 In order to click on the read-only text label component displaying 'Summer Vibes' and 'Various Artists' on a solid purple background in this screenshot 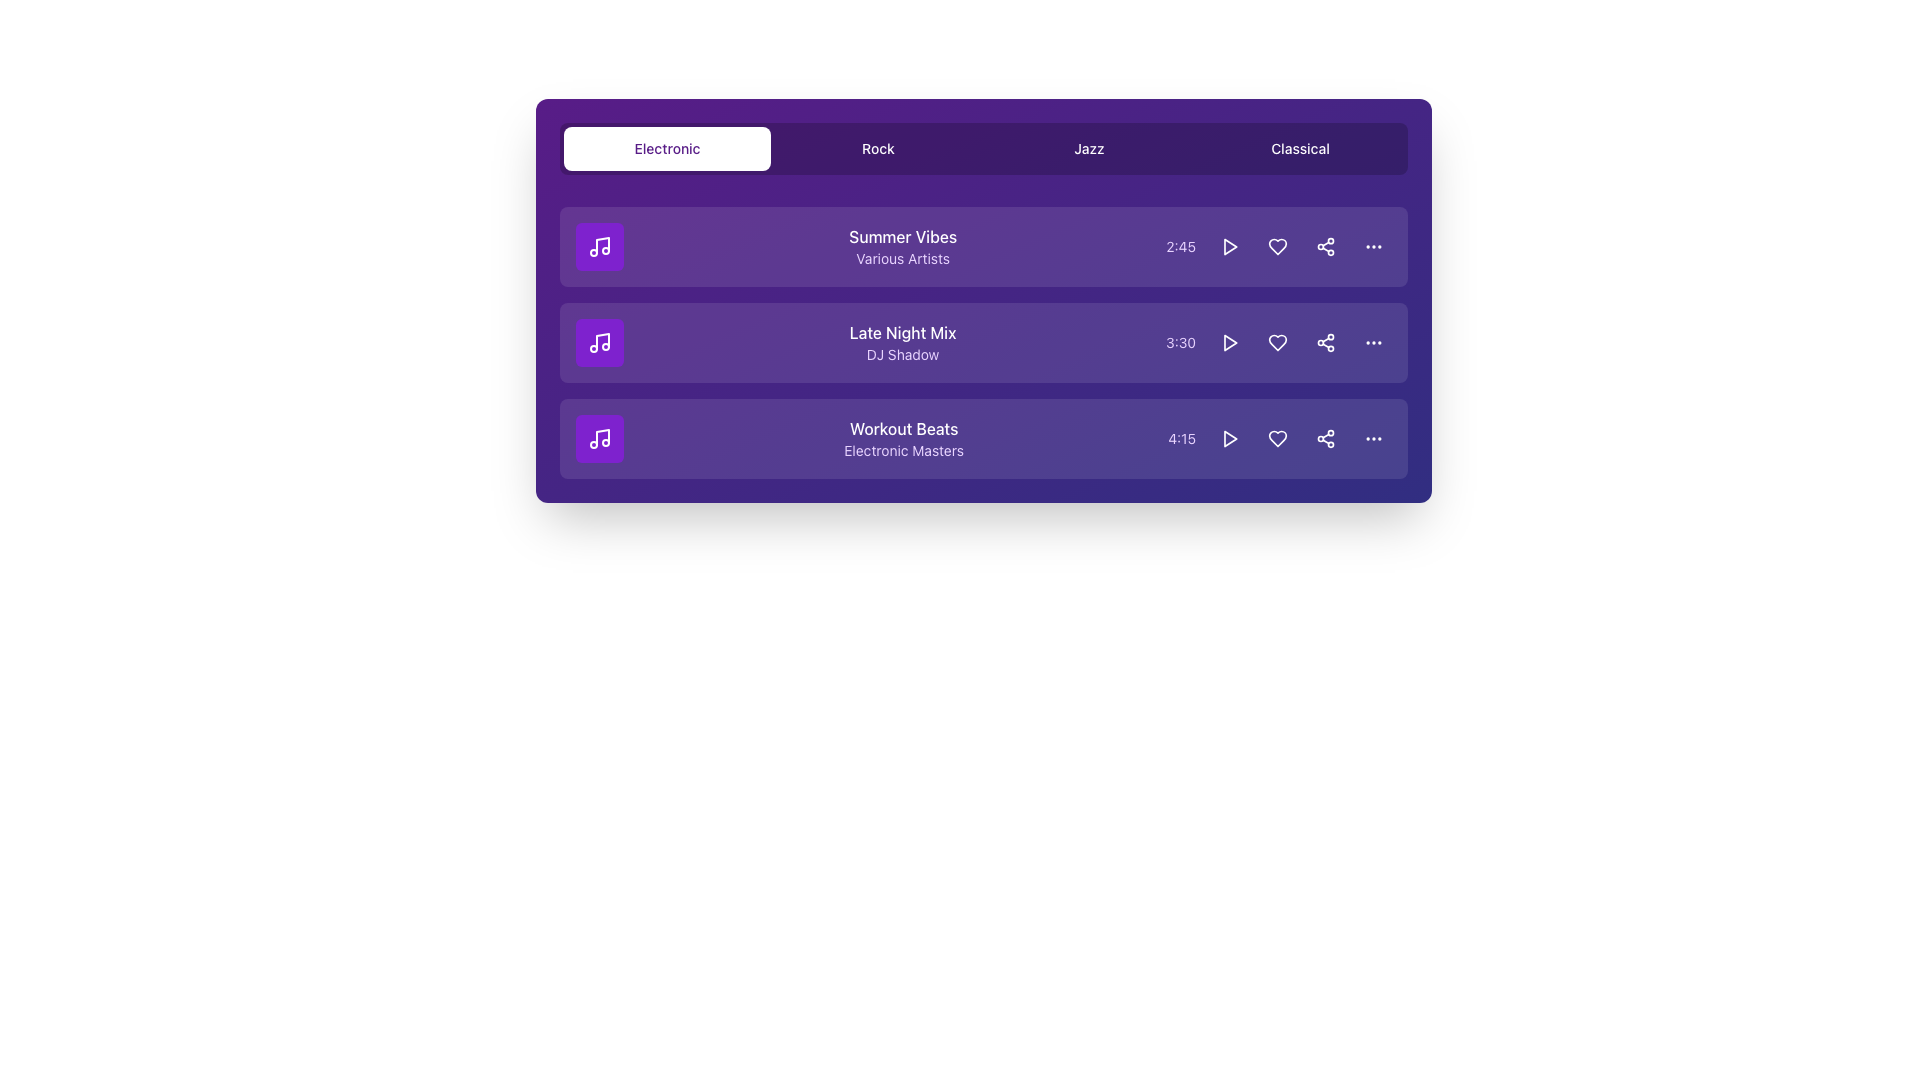, I will do `click(902, 245)`.